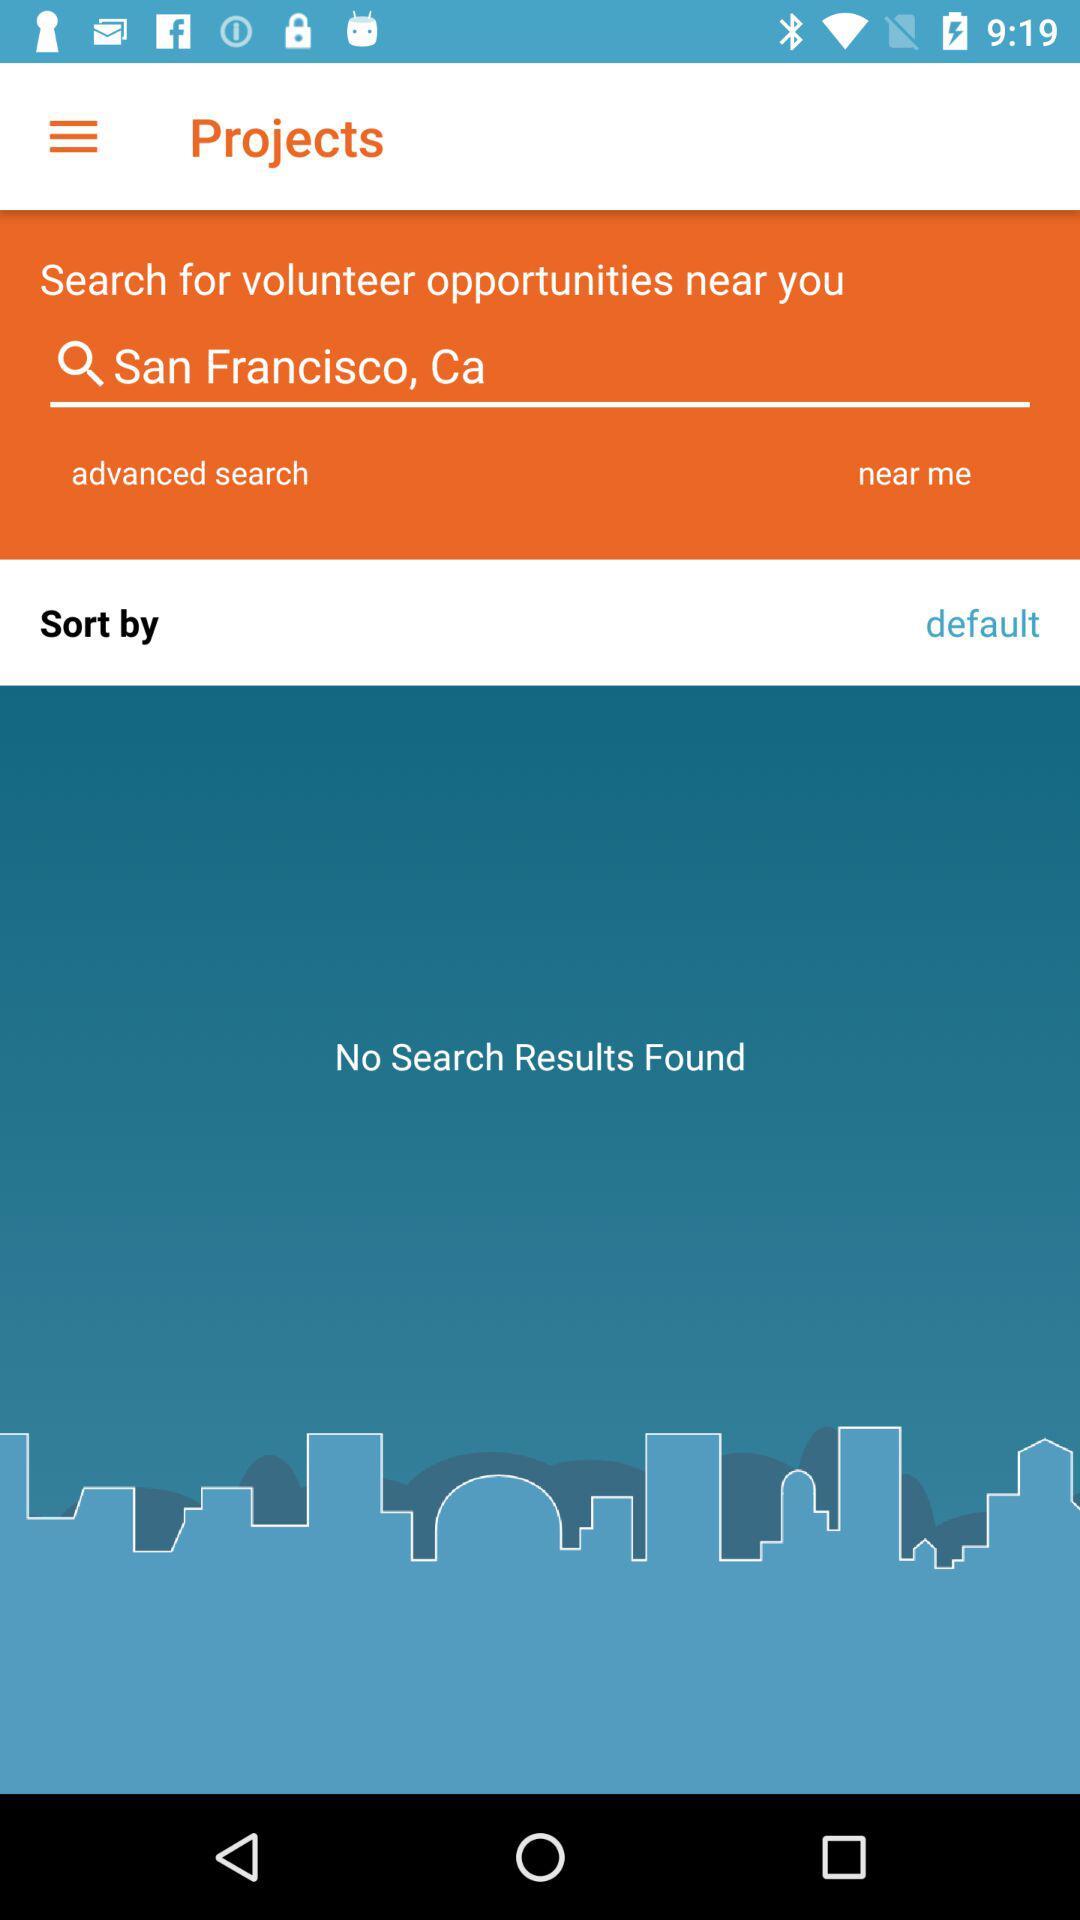 The height and width of the screenshot is (1920, 1080). I want to click on the item above sort by, so click(190, 471).